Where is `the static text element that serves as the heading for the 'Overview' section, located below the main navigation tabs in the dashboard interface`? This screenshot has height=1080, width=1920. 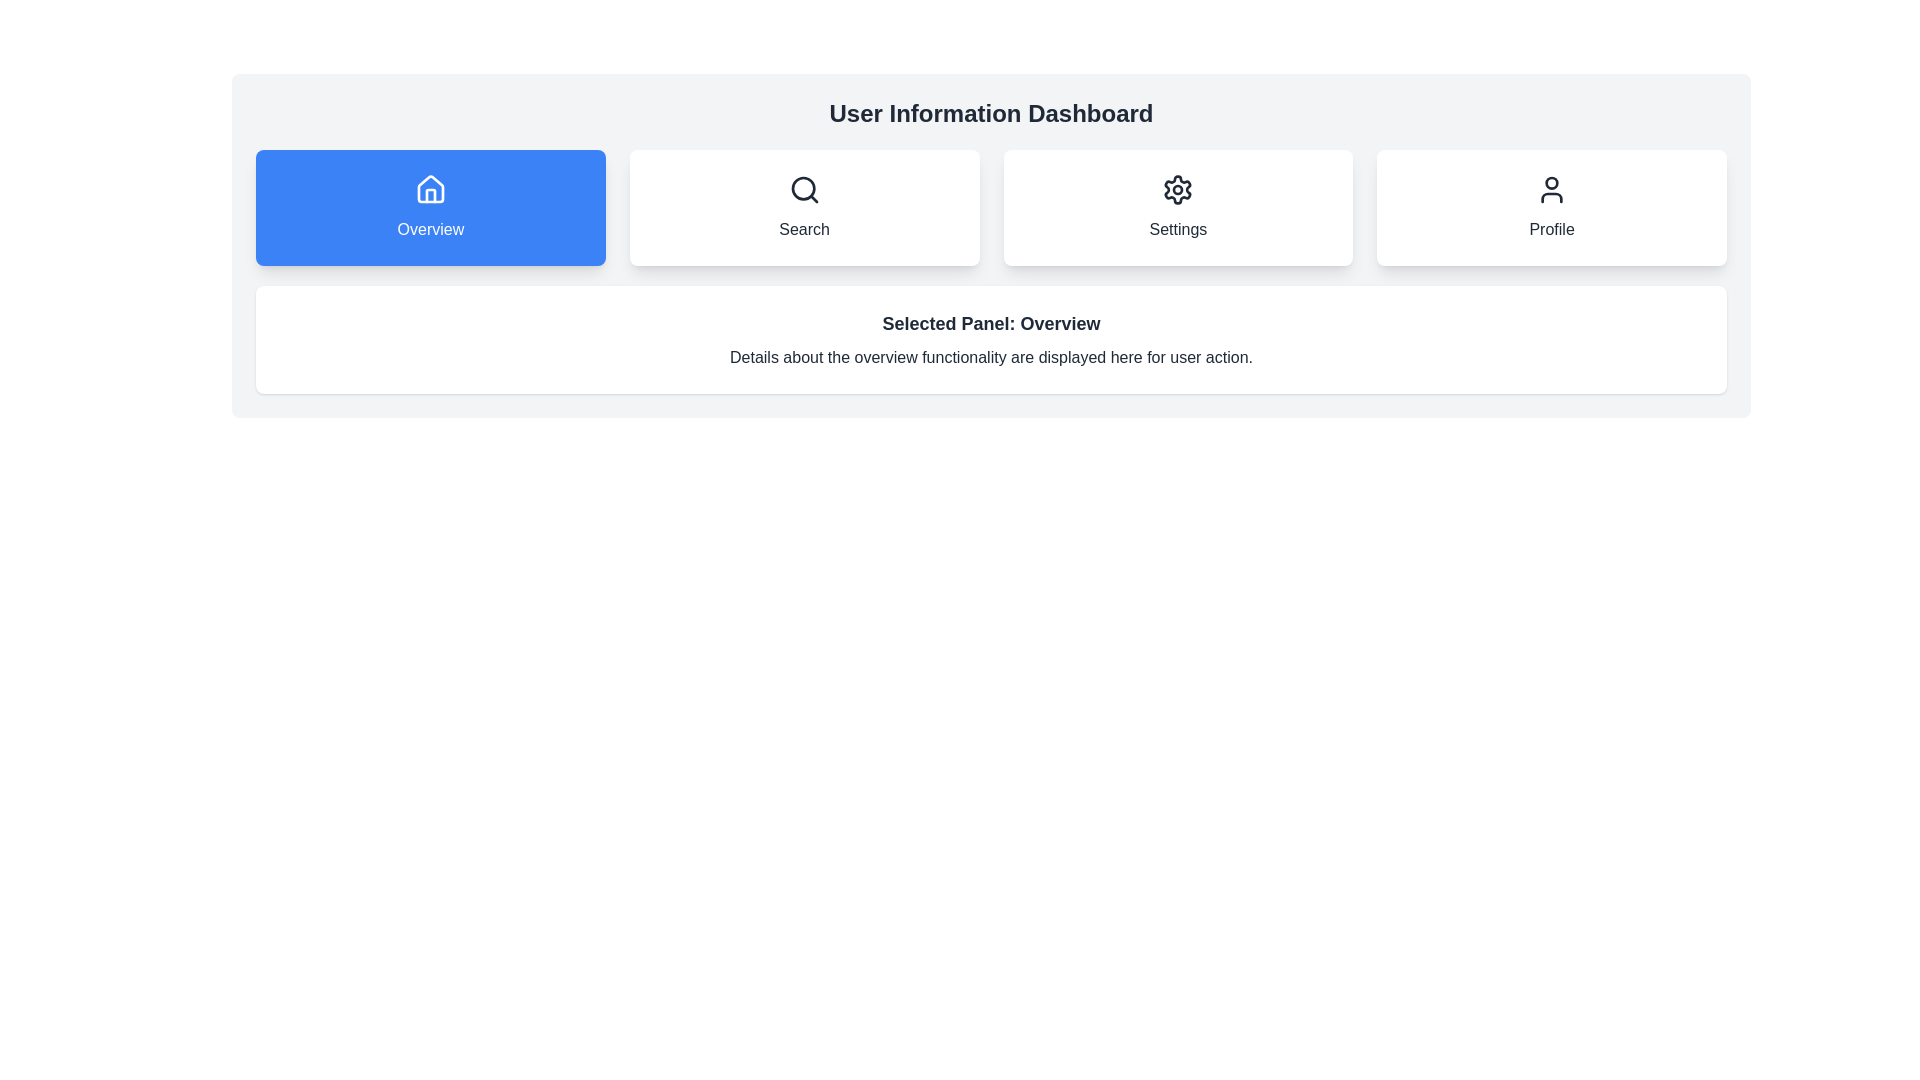 the static text element that serves as the heading for the 'Overview' section, located below the main navigation tabs in the dashboard interface is located at coordinates (991, 323).